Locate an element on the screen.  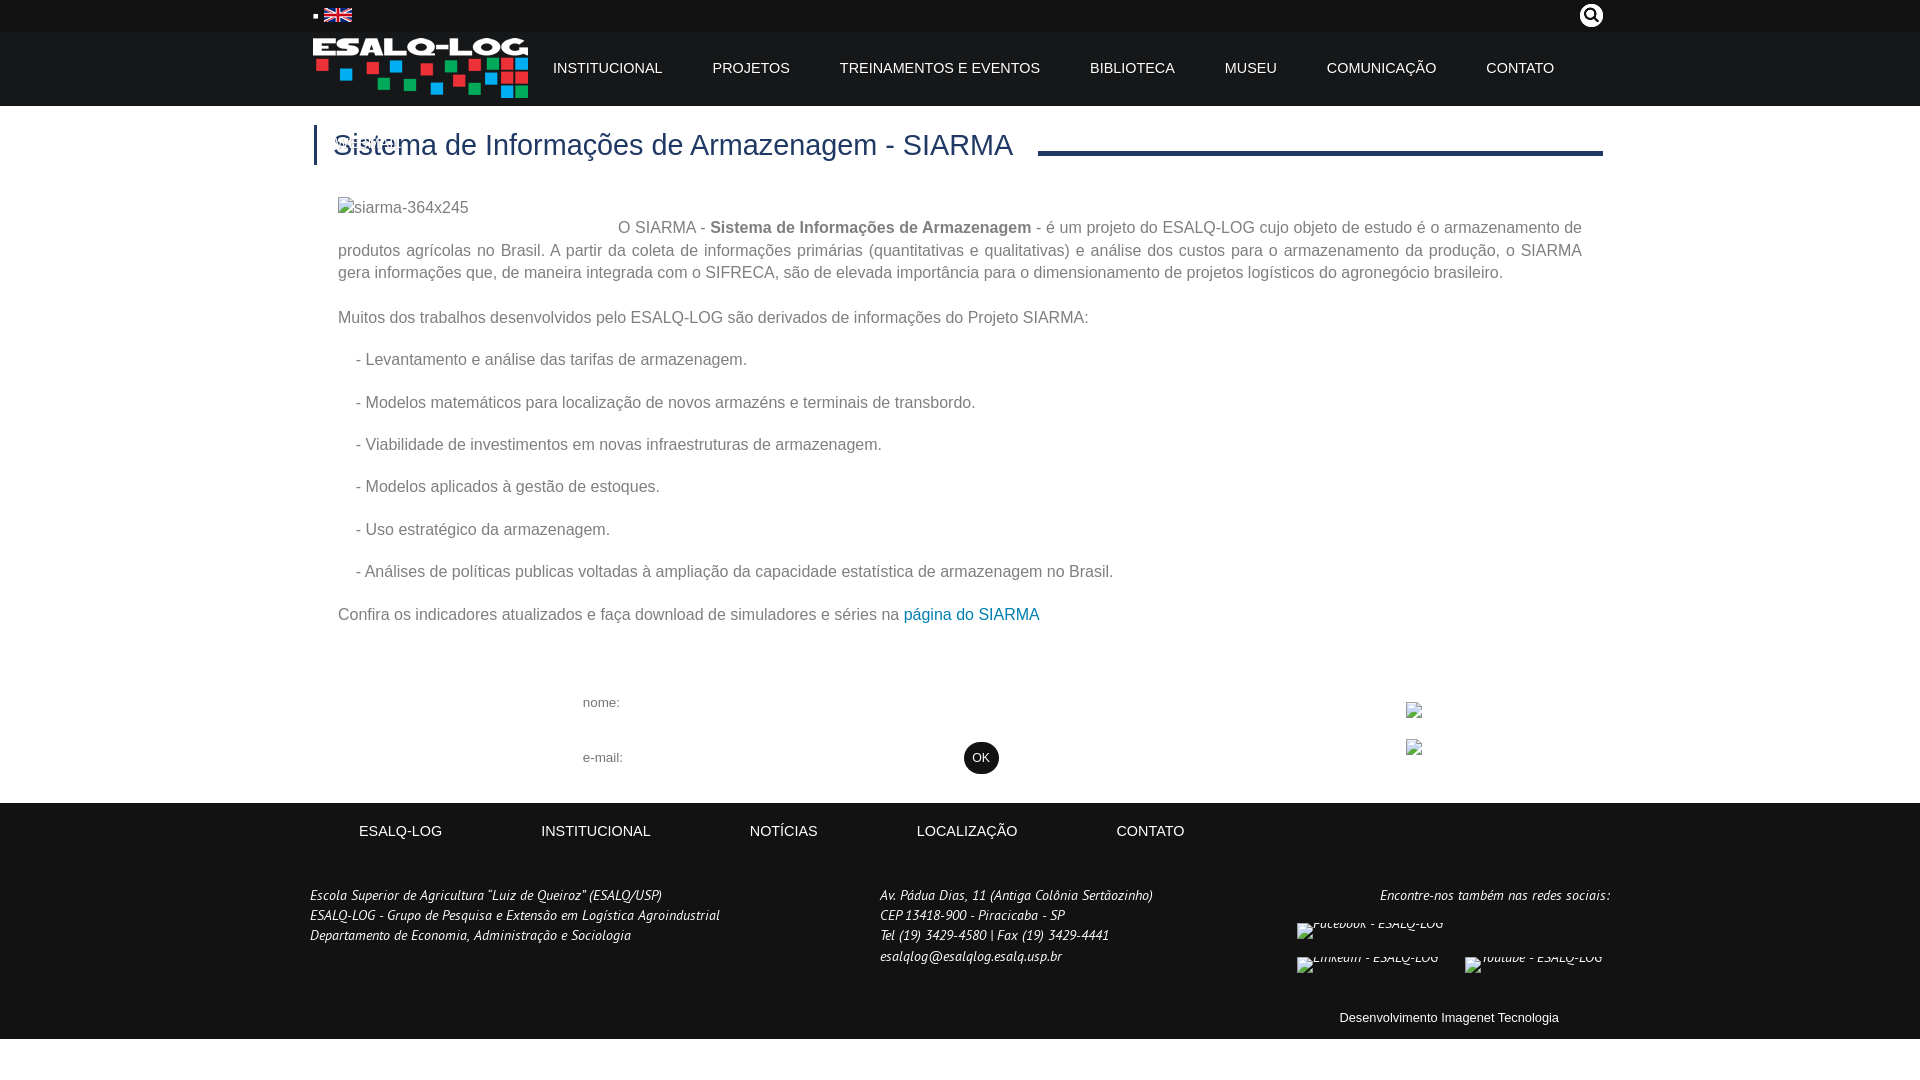
'App Store' is located at coordinates (1405, 713).